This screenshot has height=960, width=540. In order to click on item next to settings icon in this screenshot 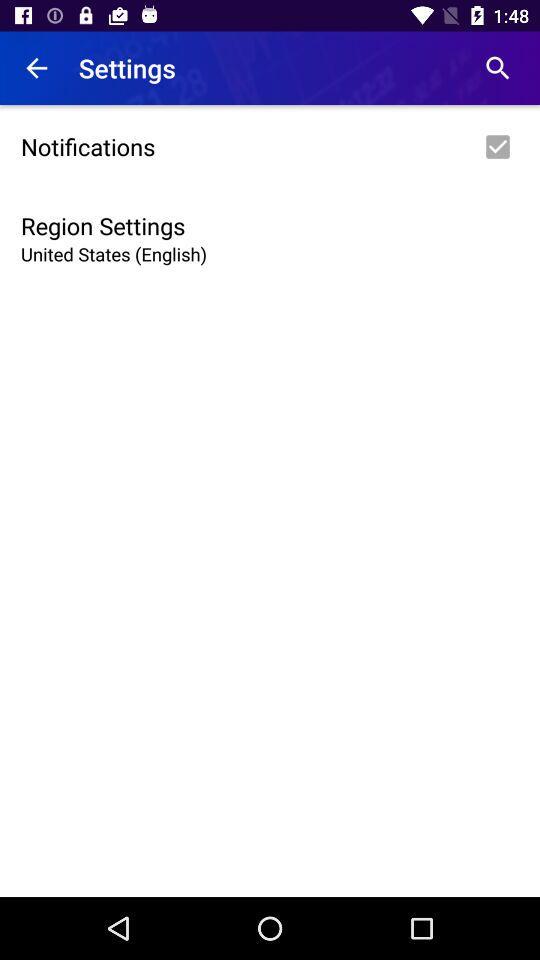, I will do `click(36, 68)`.